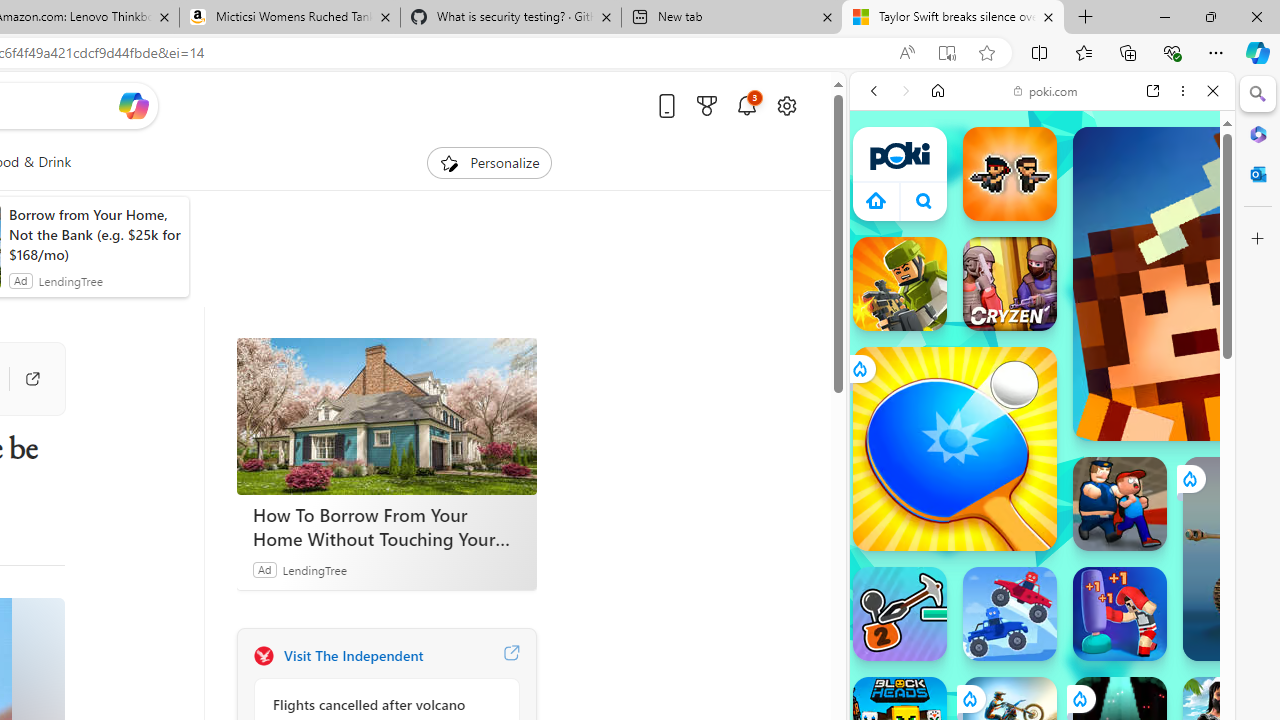 This screenshot has width=1280, height=720. What do you see at coordinates (1009, 284) in the screenshot?
I see `'Cryzen.io Cryzen.io'` at bounding box center [1009, 284].